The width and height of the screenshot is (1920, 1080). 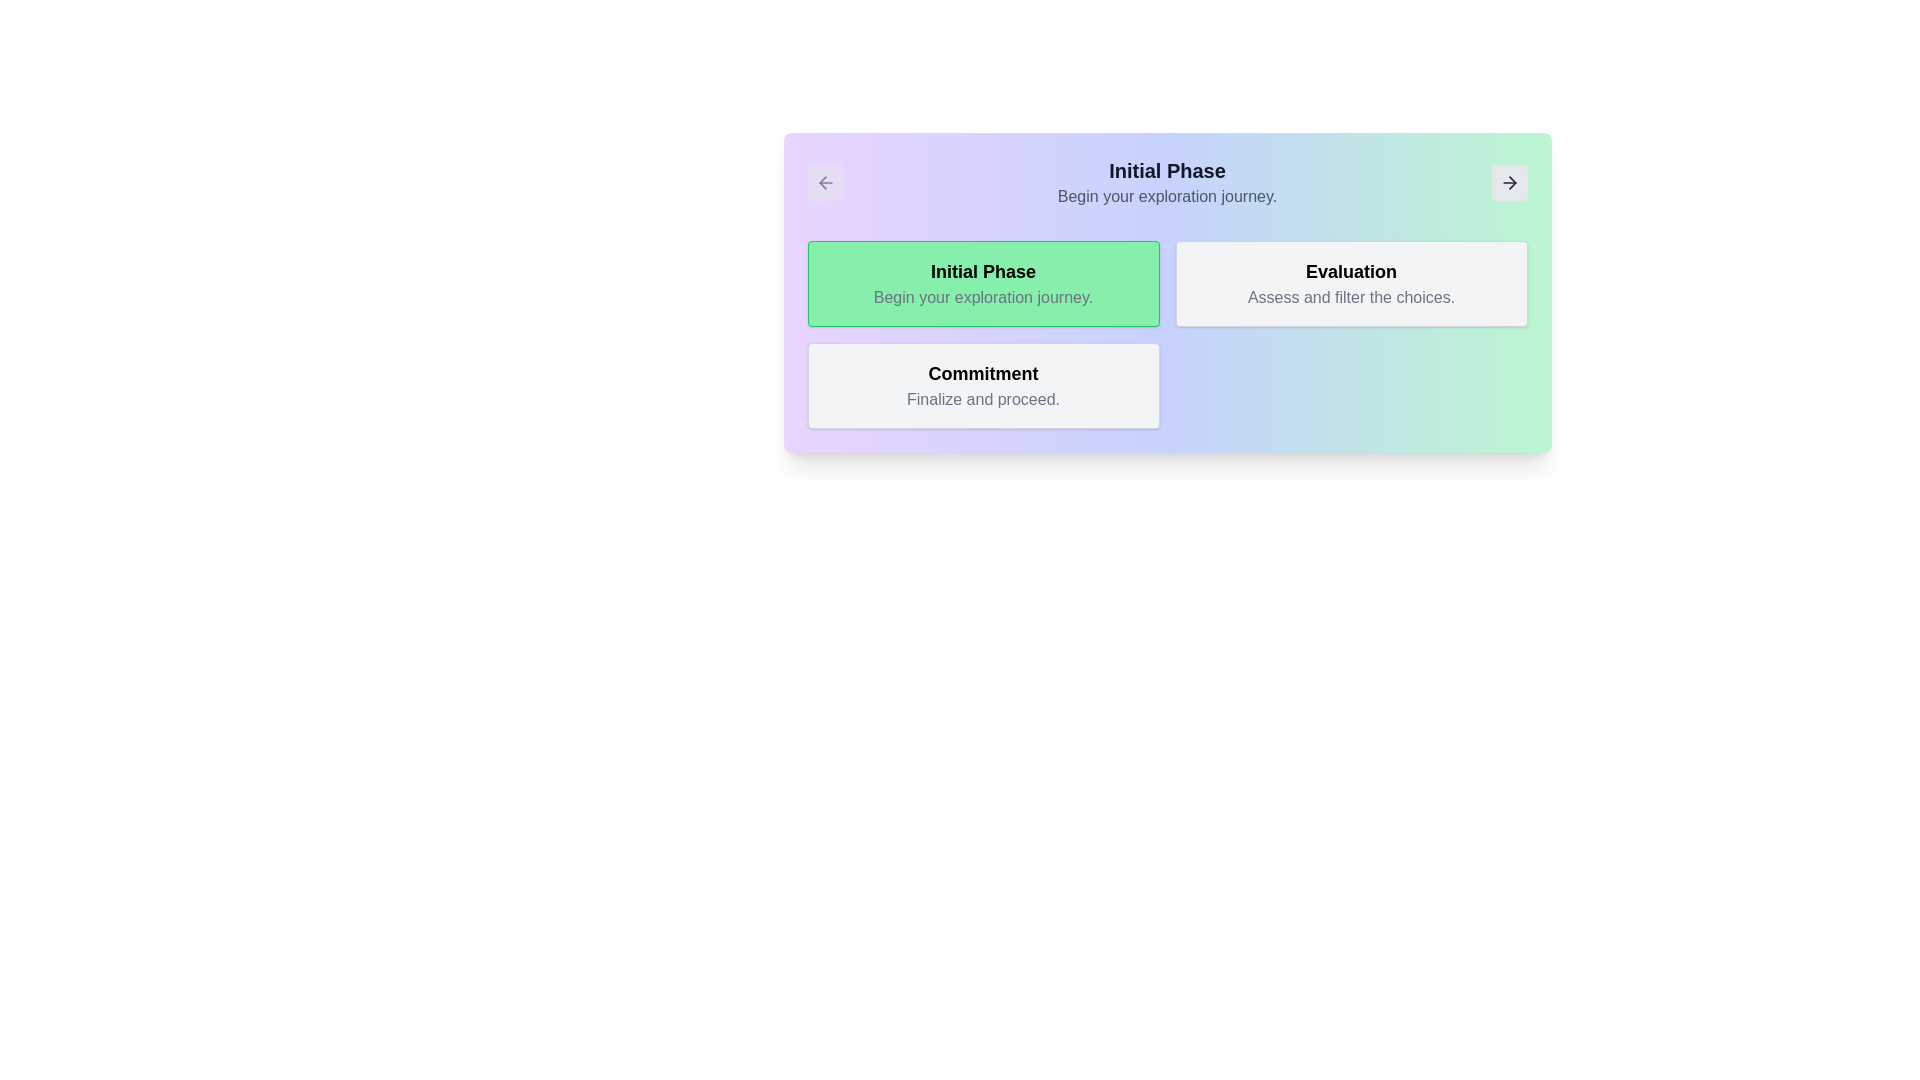 I want to click on the text header labeled 'Initial Phase', which is bold and large, with dark gray color against a gradient background, so click(x=1167, y=169).